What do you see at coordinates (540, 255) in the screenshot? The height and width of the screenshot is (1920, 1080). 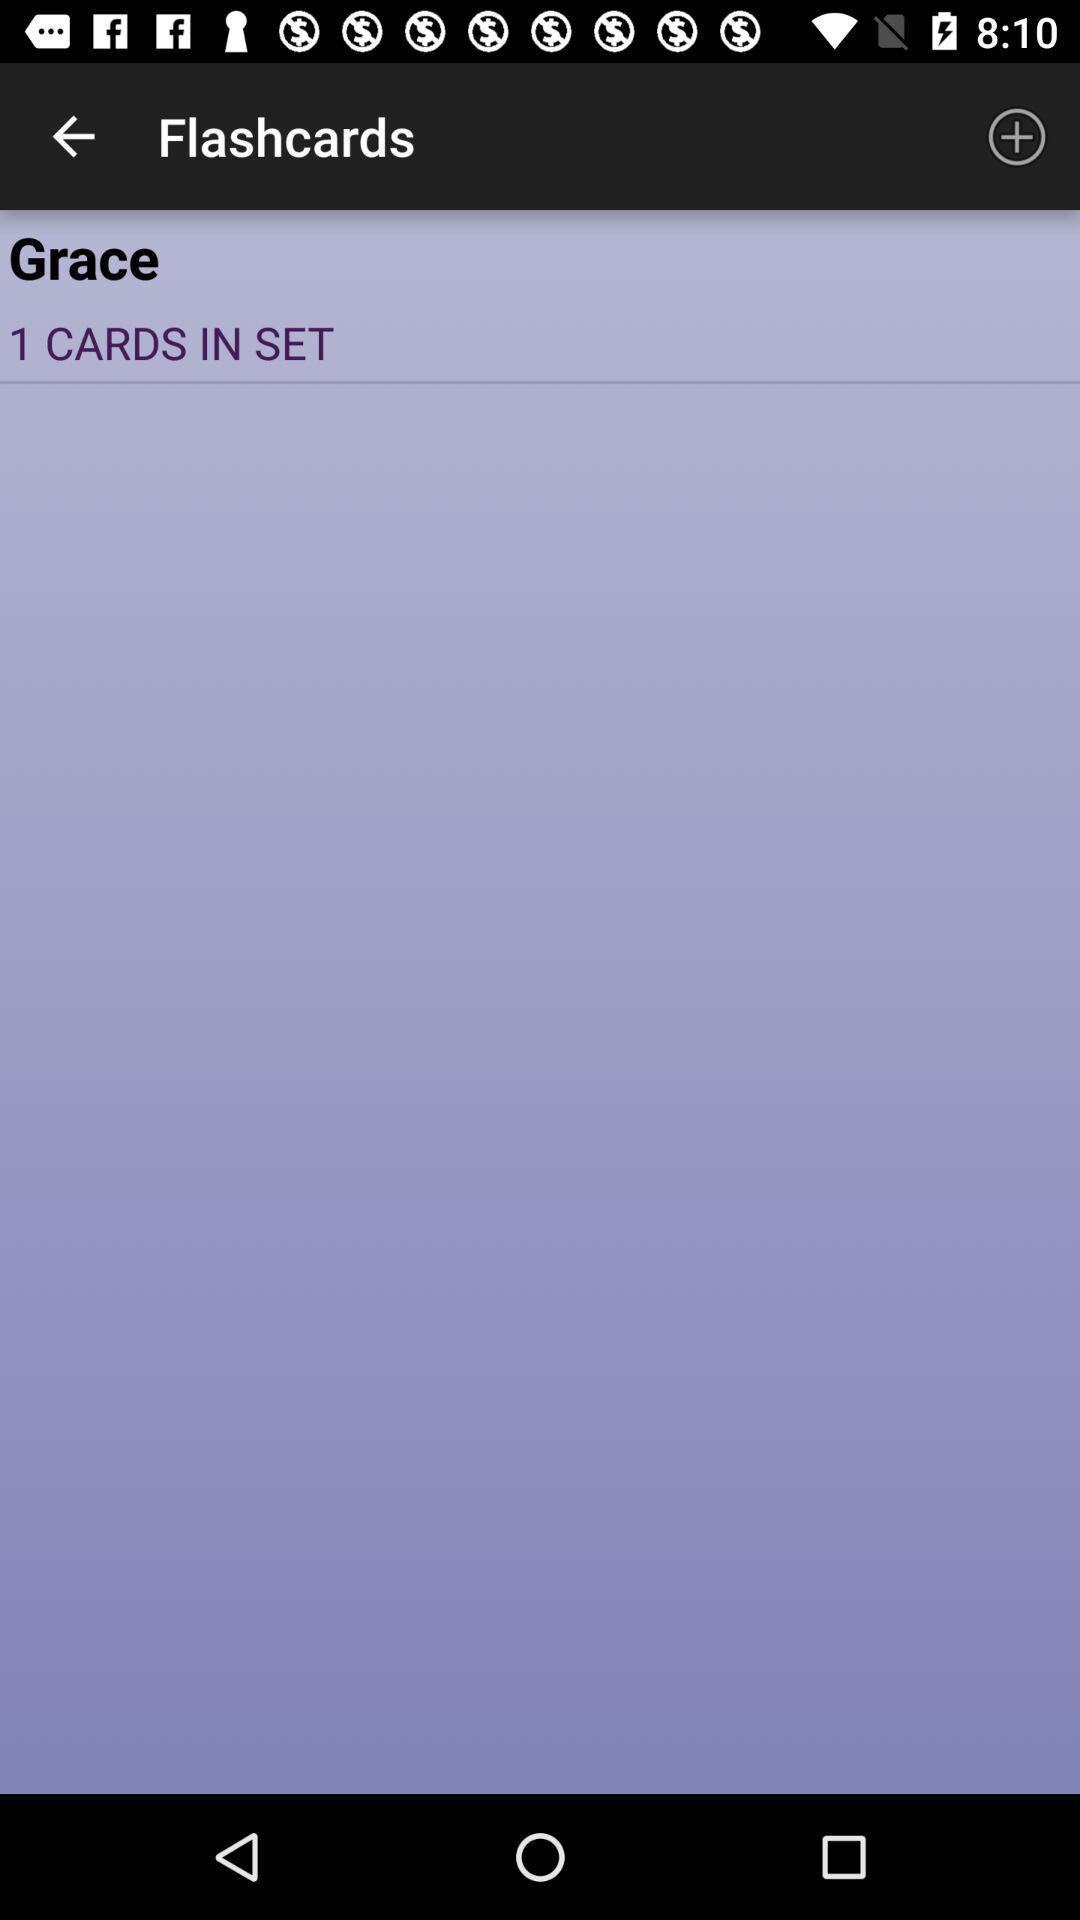 I see `the grace item` at bounding box center [540, 255].